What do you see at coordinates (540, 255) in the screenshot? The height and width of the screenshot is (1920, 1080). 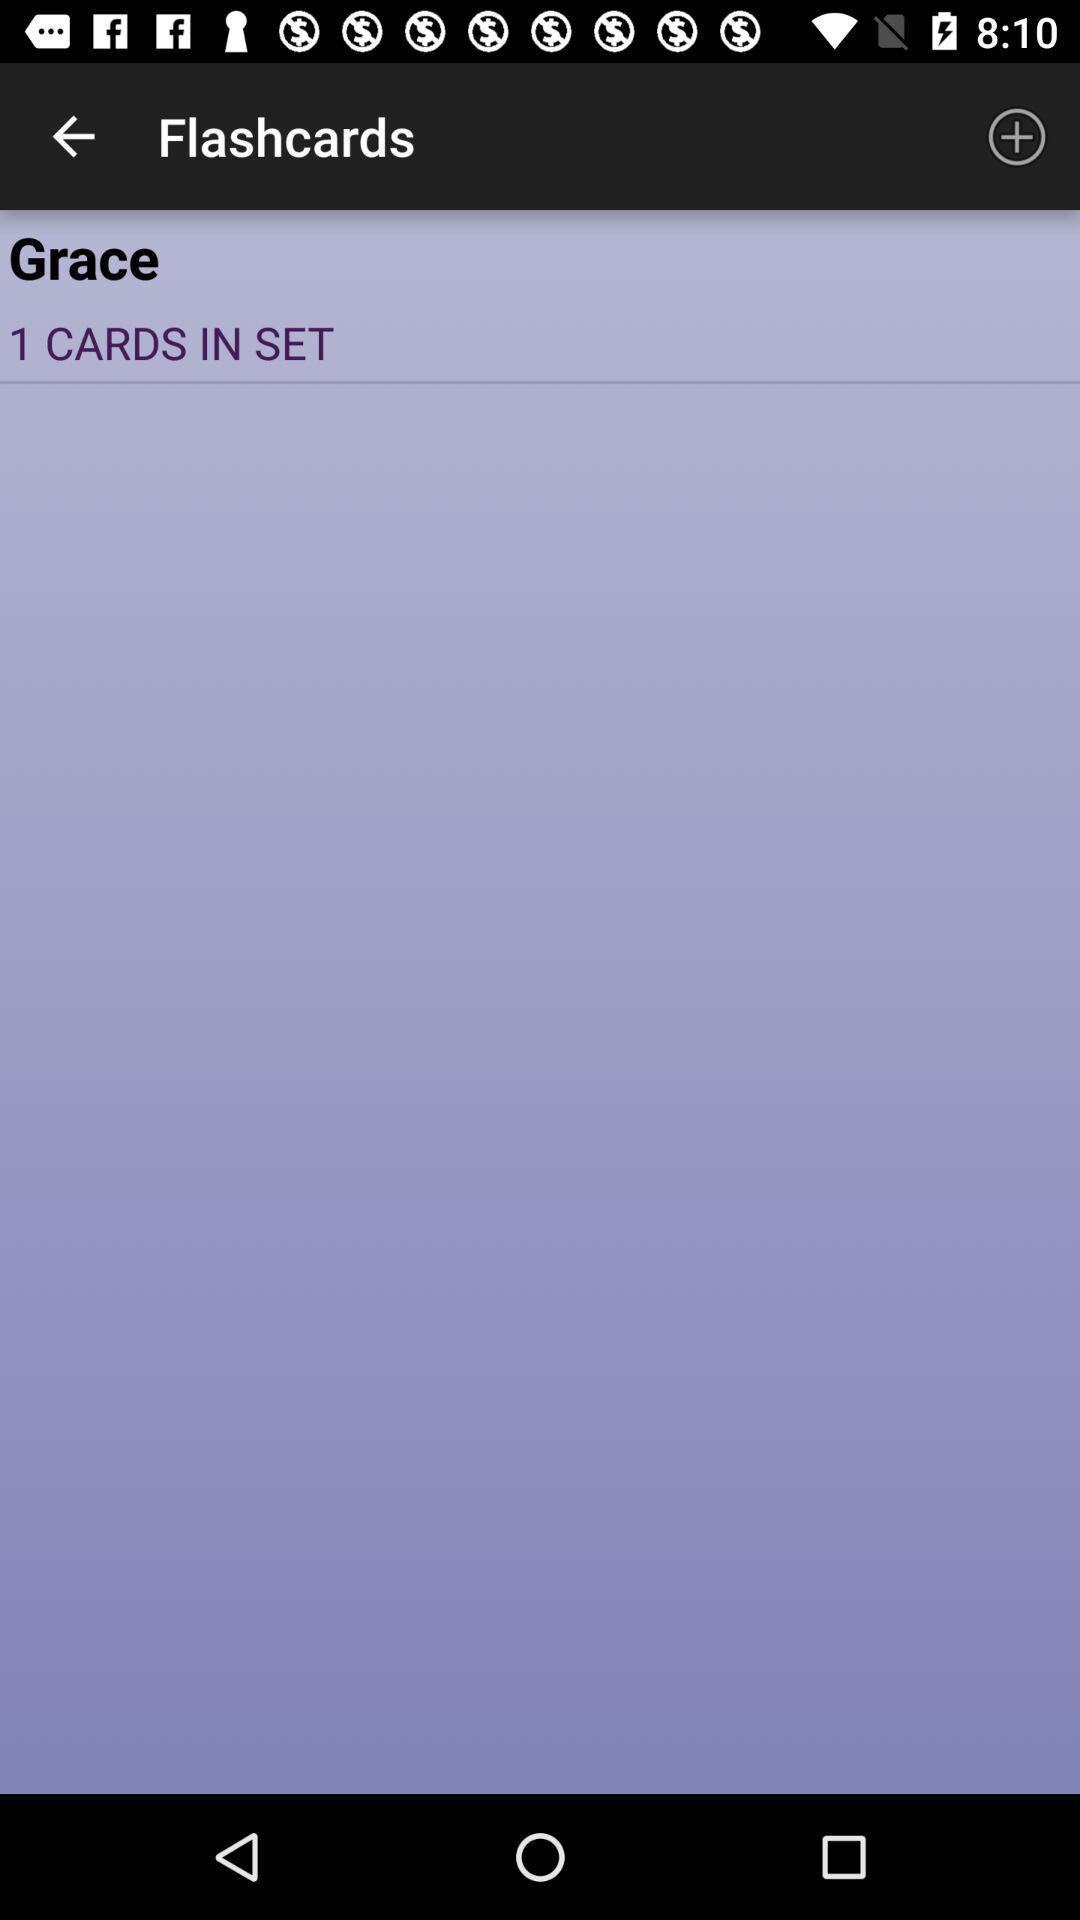 I see `the grace item` at bounding box center [540, 255].